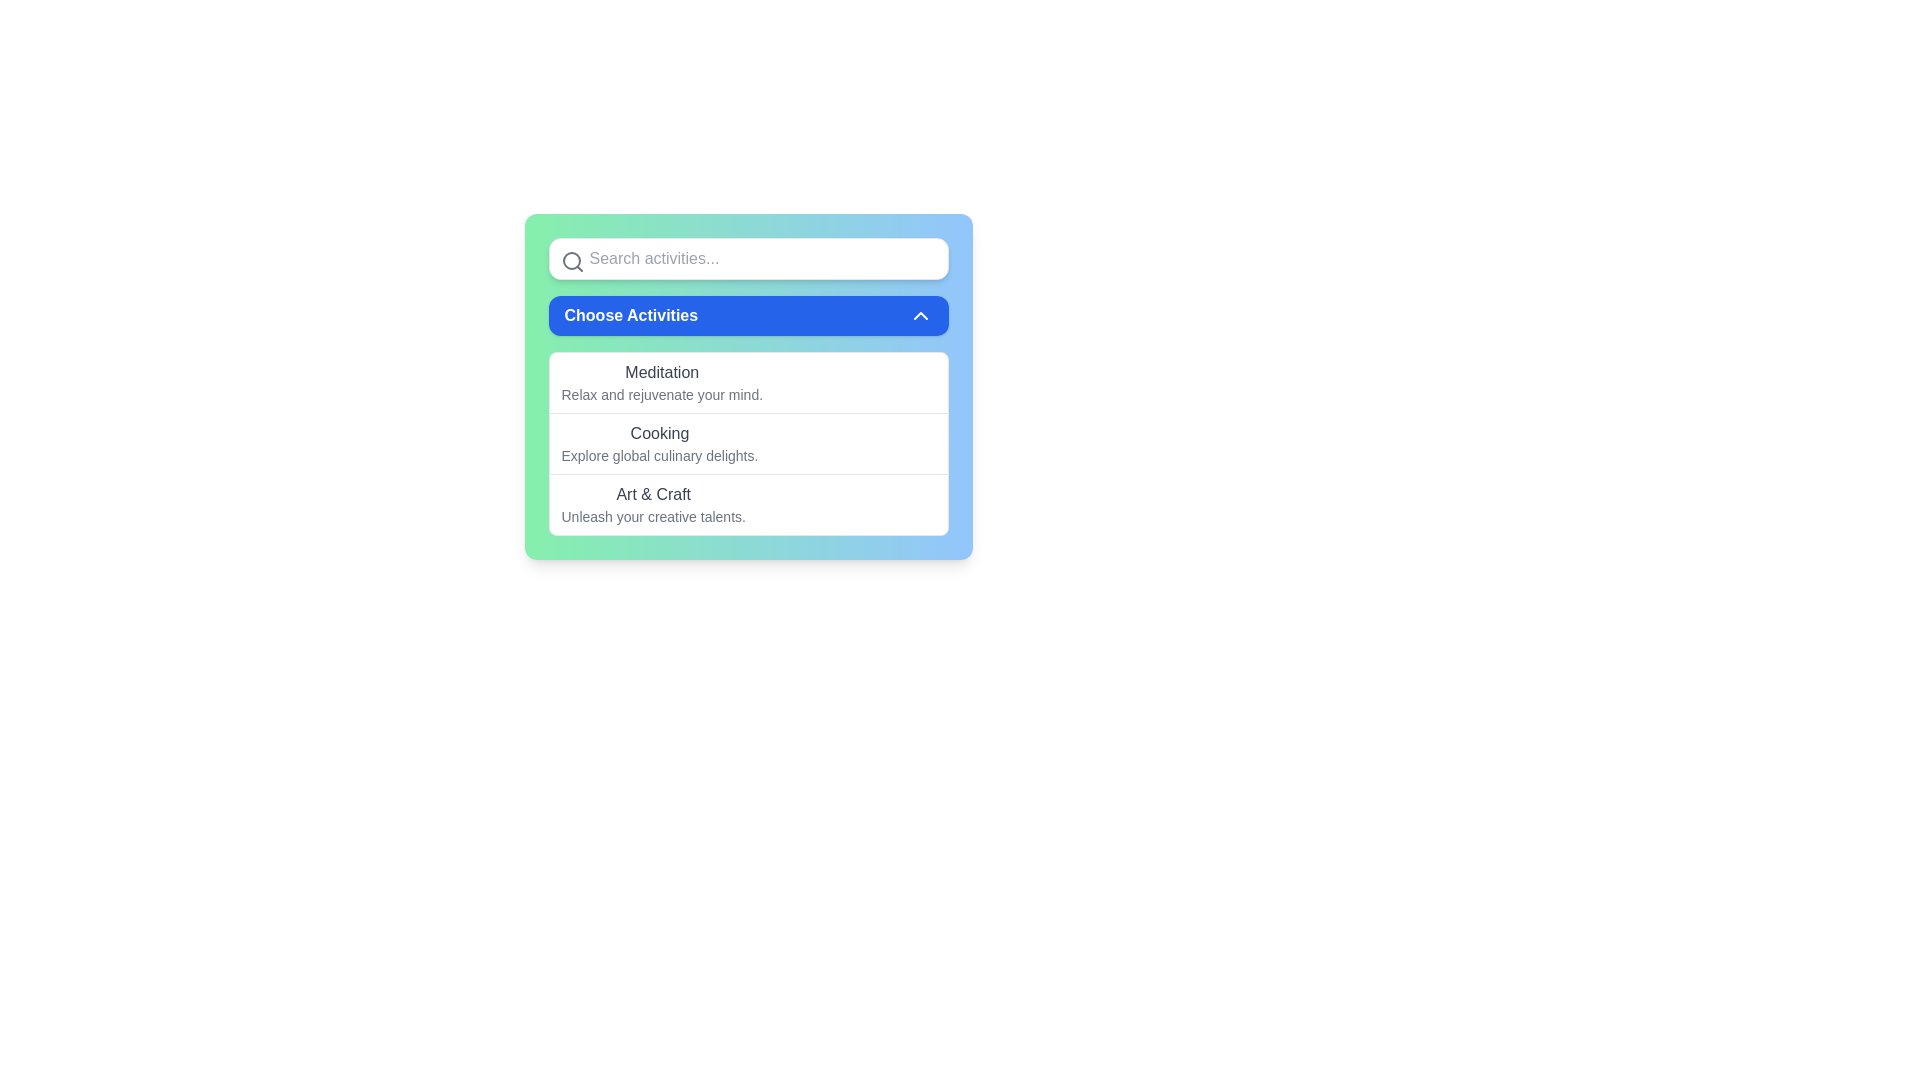  What do you see at coordinates (919, 315) in the screenshot?
I see `the dropdown or toggle icon located at the far-right of the blue bar labeled 'Choose Activities', which is aligned horizontally with the text label` at bounding box center [919, 315].